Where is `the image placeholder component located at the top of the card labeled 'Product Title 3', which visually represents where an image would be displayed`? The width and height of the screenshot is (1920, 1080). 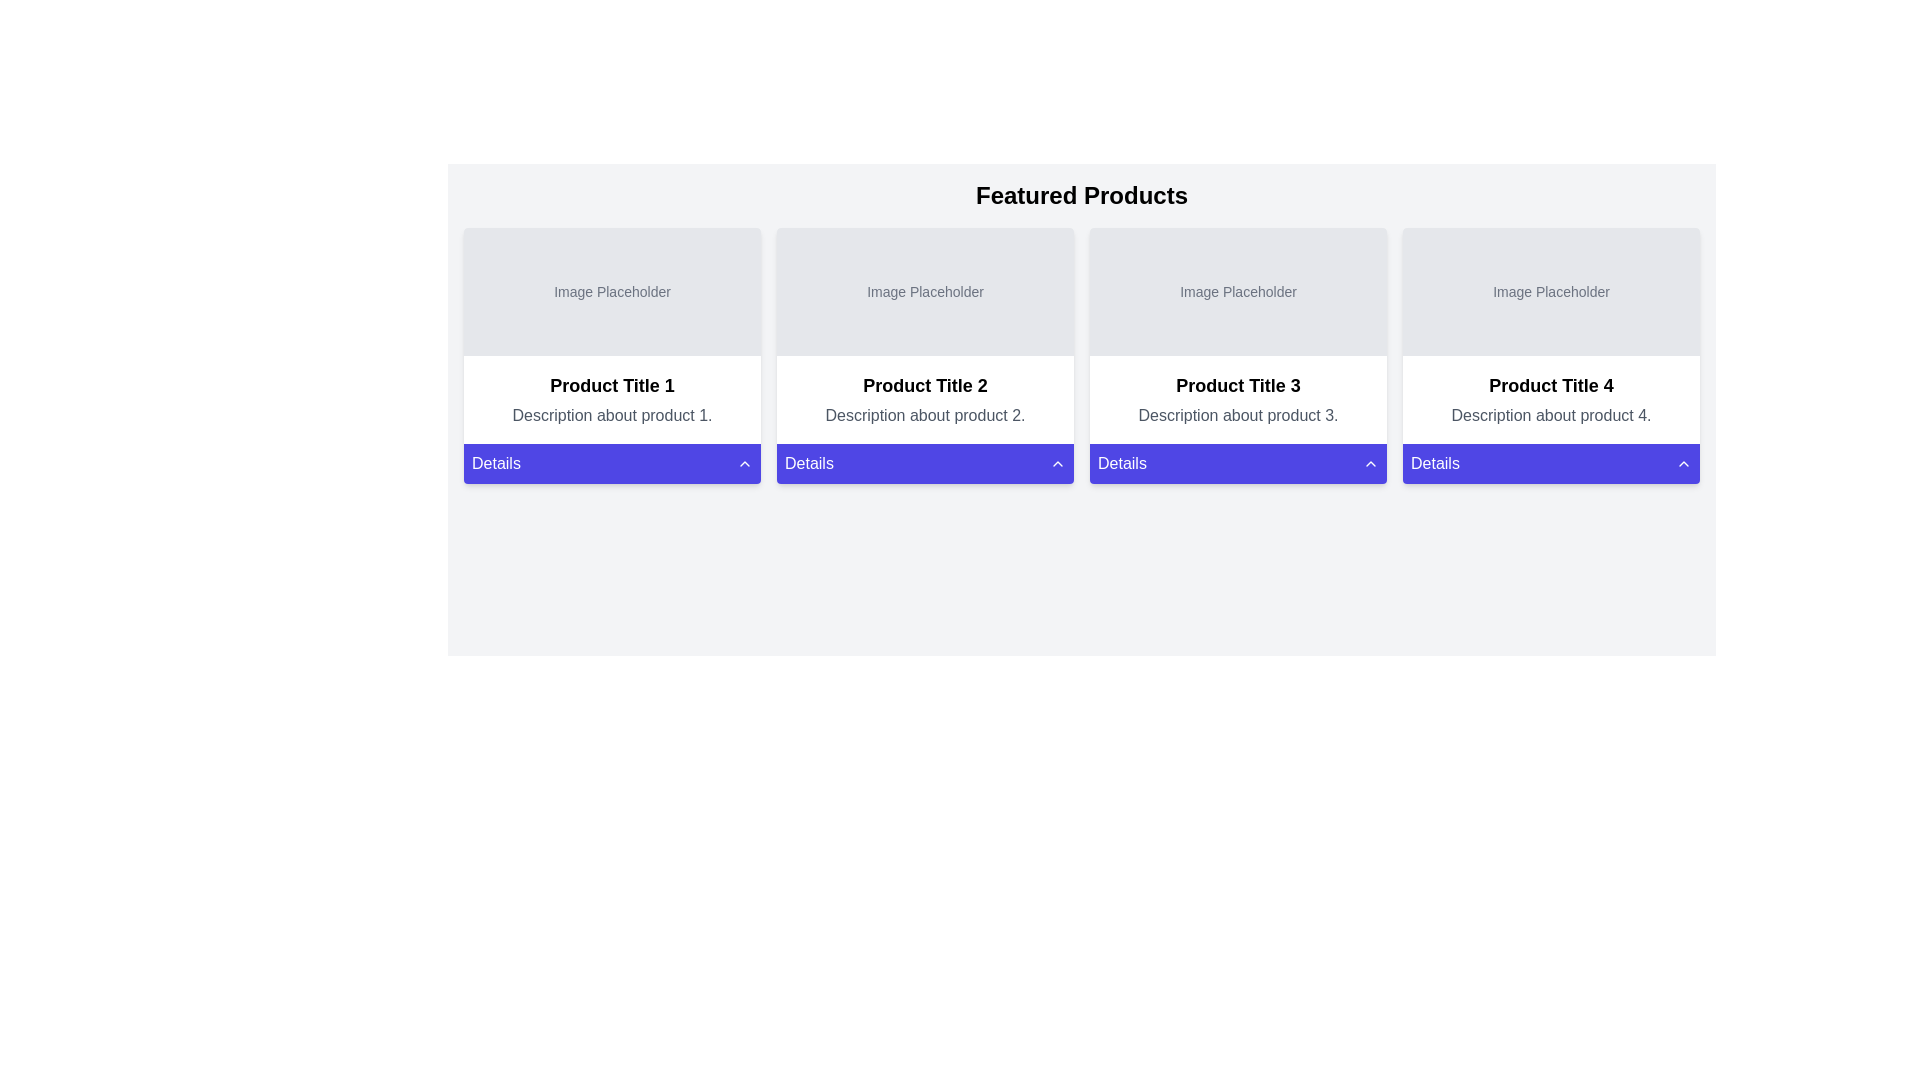 the image placeholder component located at the top of the card labeled 'Product Title 3', which visually represents where an image would be displayed is located at coordinates (1237, 292).